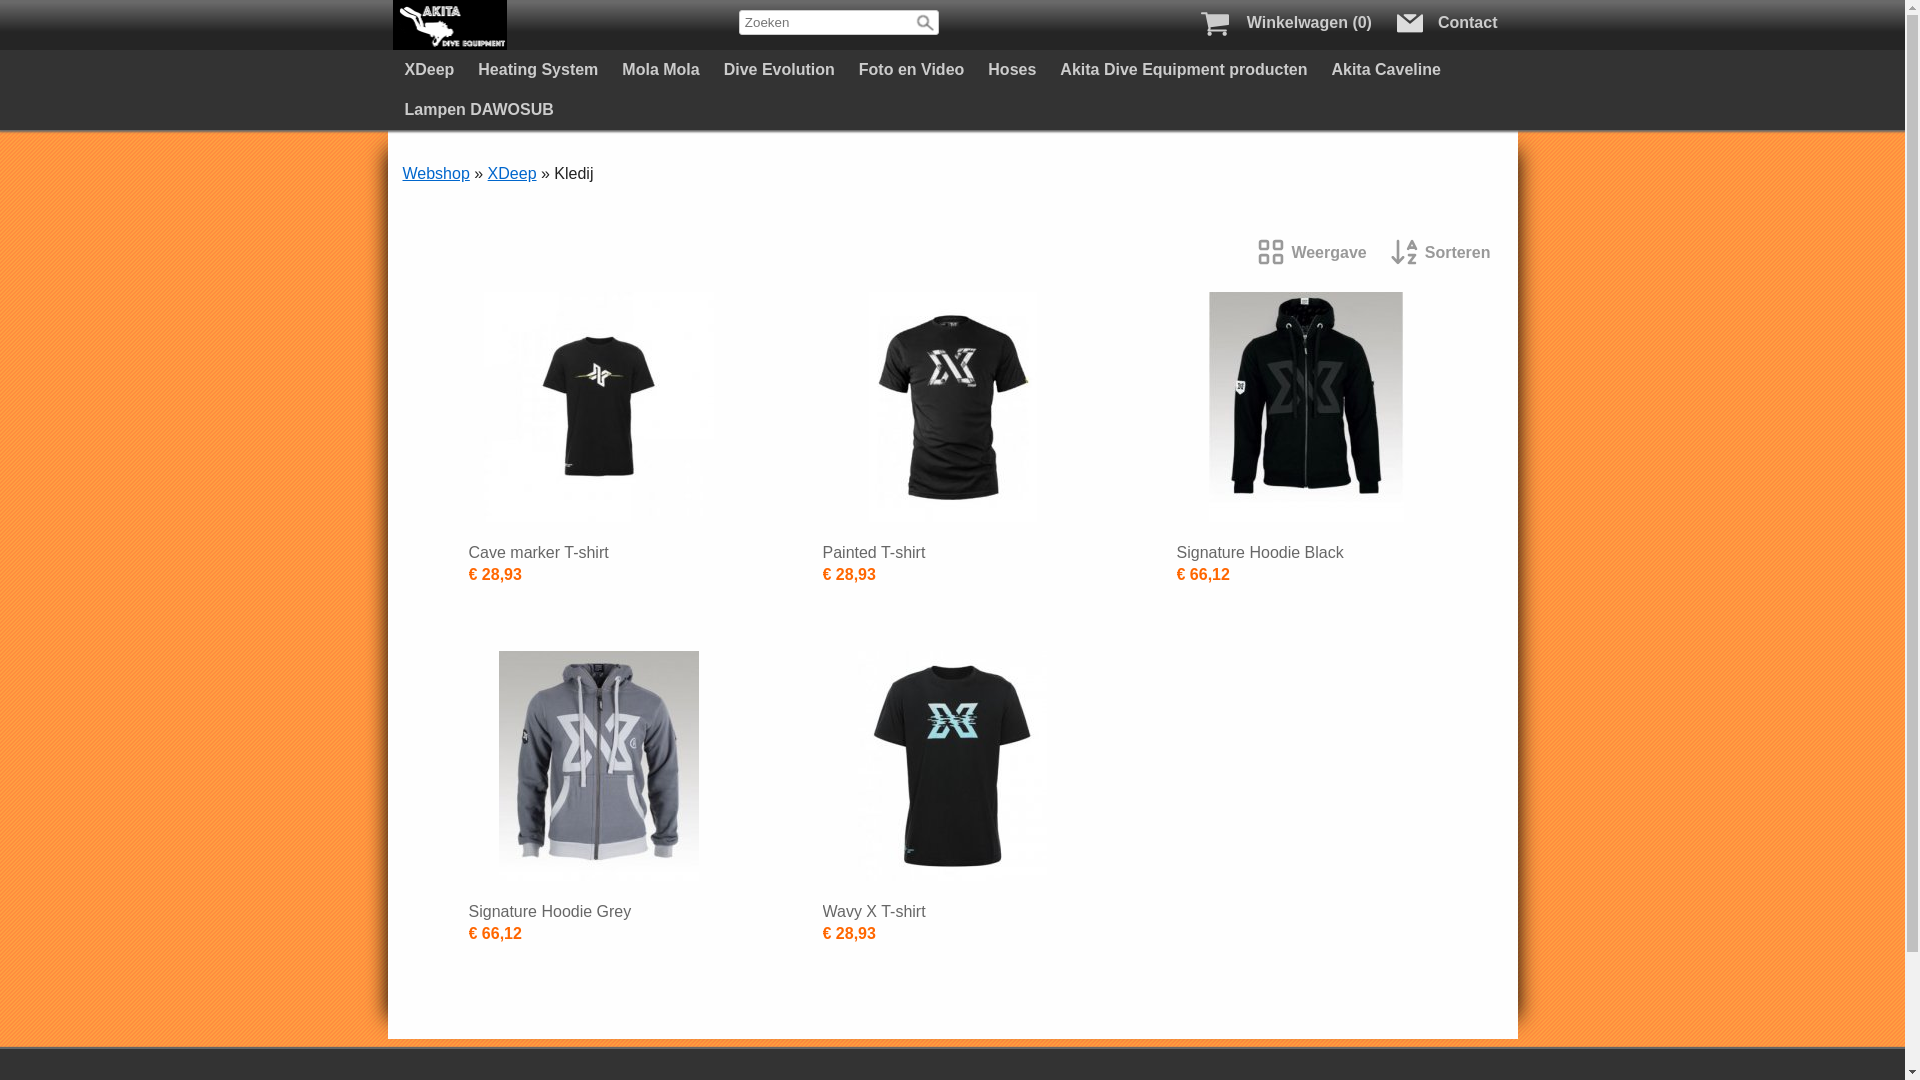  Describe the element at coordinates (1311, 253) in the screenshot. I see `'Weergave'` at that location.